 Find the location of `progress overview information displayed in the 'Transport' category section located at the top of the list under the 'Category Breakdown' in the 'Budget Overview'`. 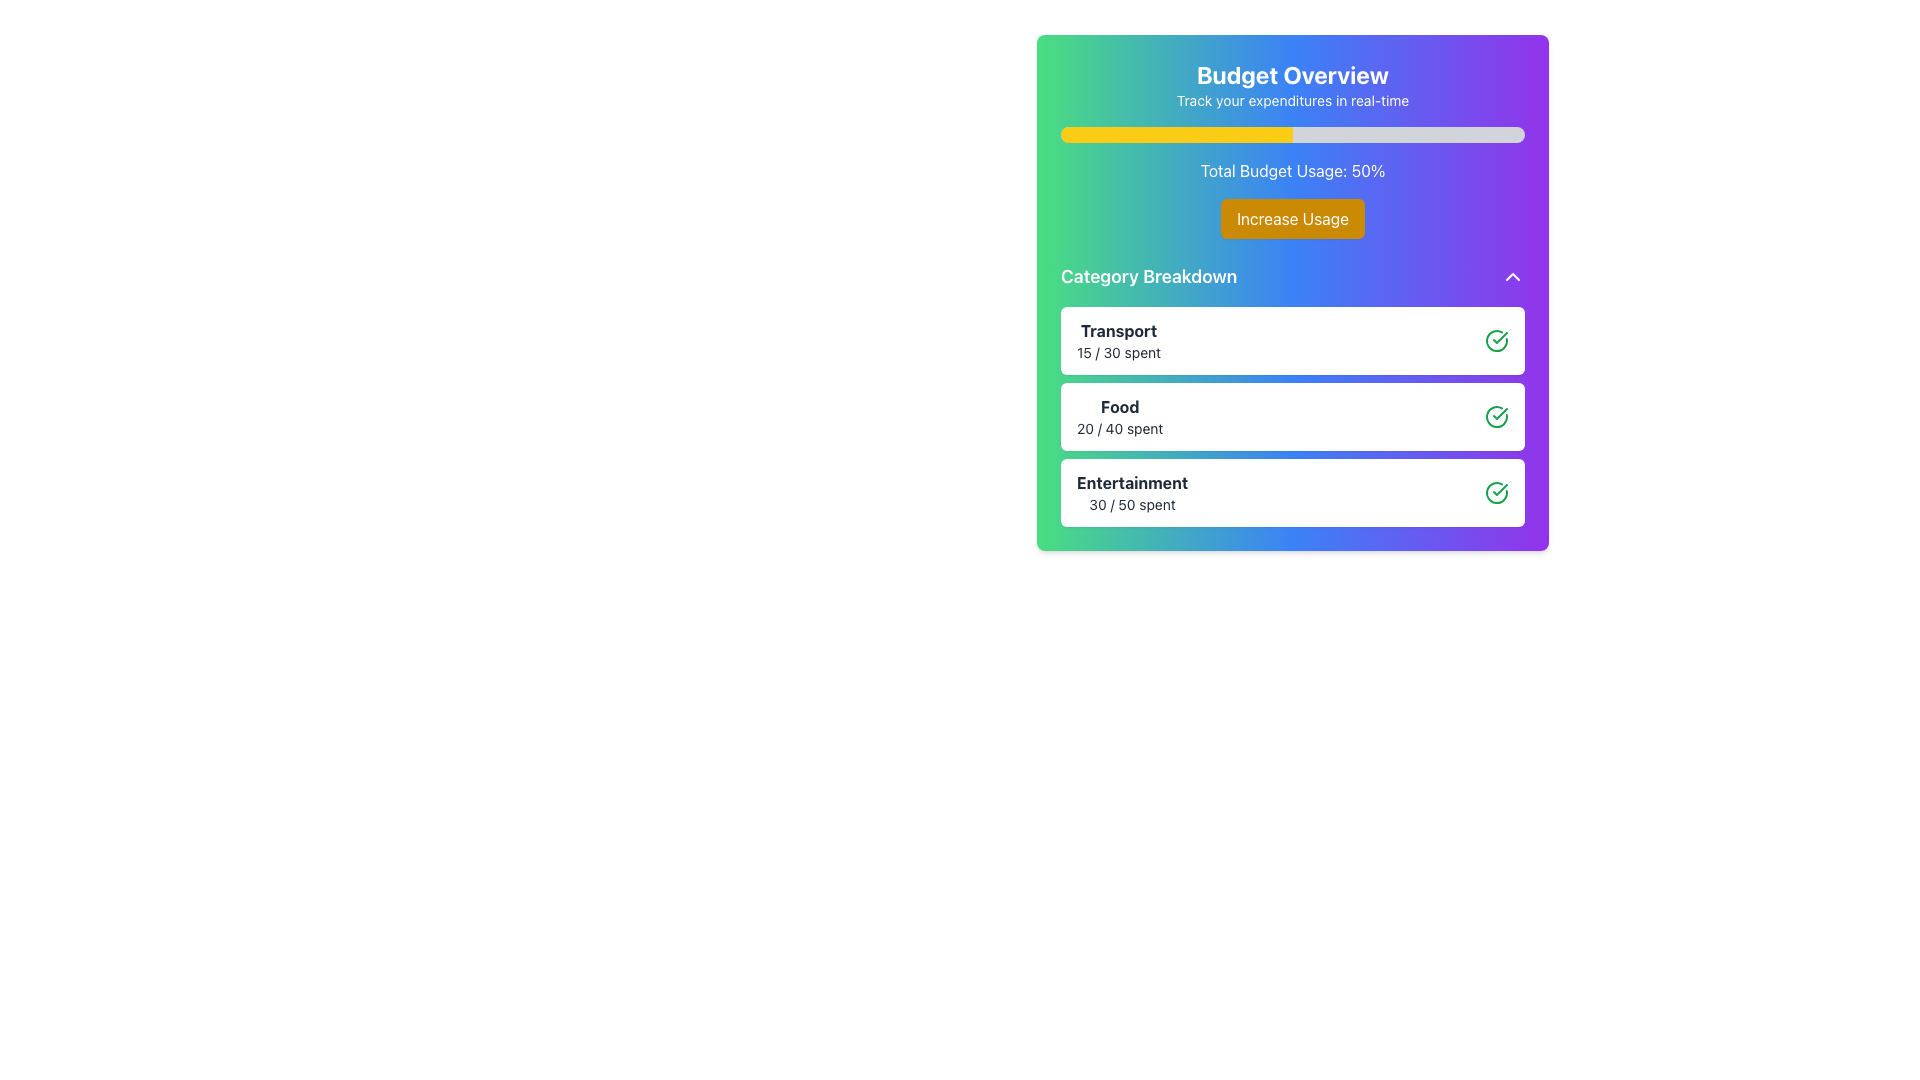

progress overview information displayed in the 'Transport' category section located at the top of the list under the 'Category Breakdown' in the 'Budget Overview' is located at coordinates (1292, 339).